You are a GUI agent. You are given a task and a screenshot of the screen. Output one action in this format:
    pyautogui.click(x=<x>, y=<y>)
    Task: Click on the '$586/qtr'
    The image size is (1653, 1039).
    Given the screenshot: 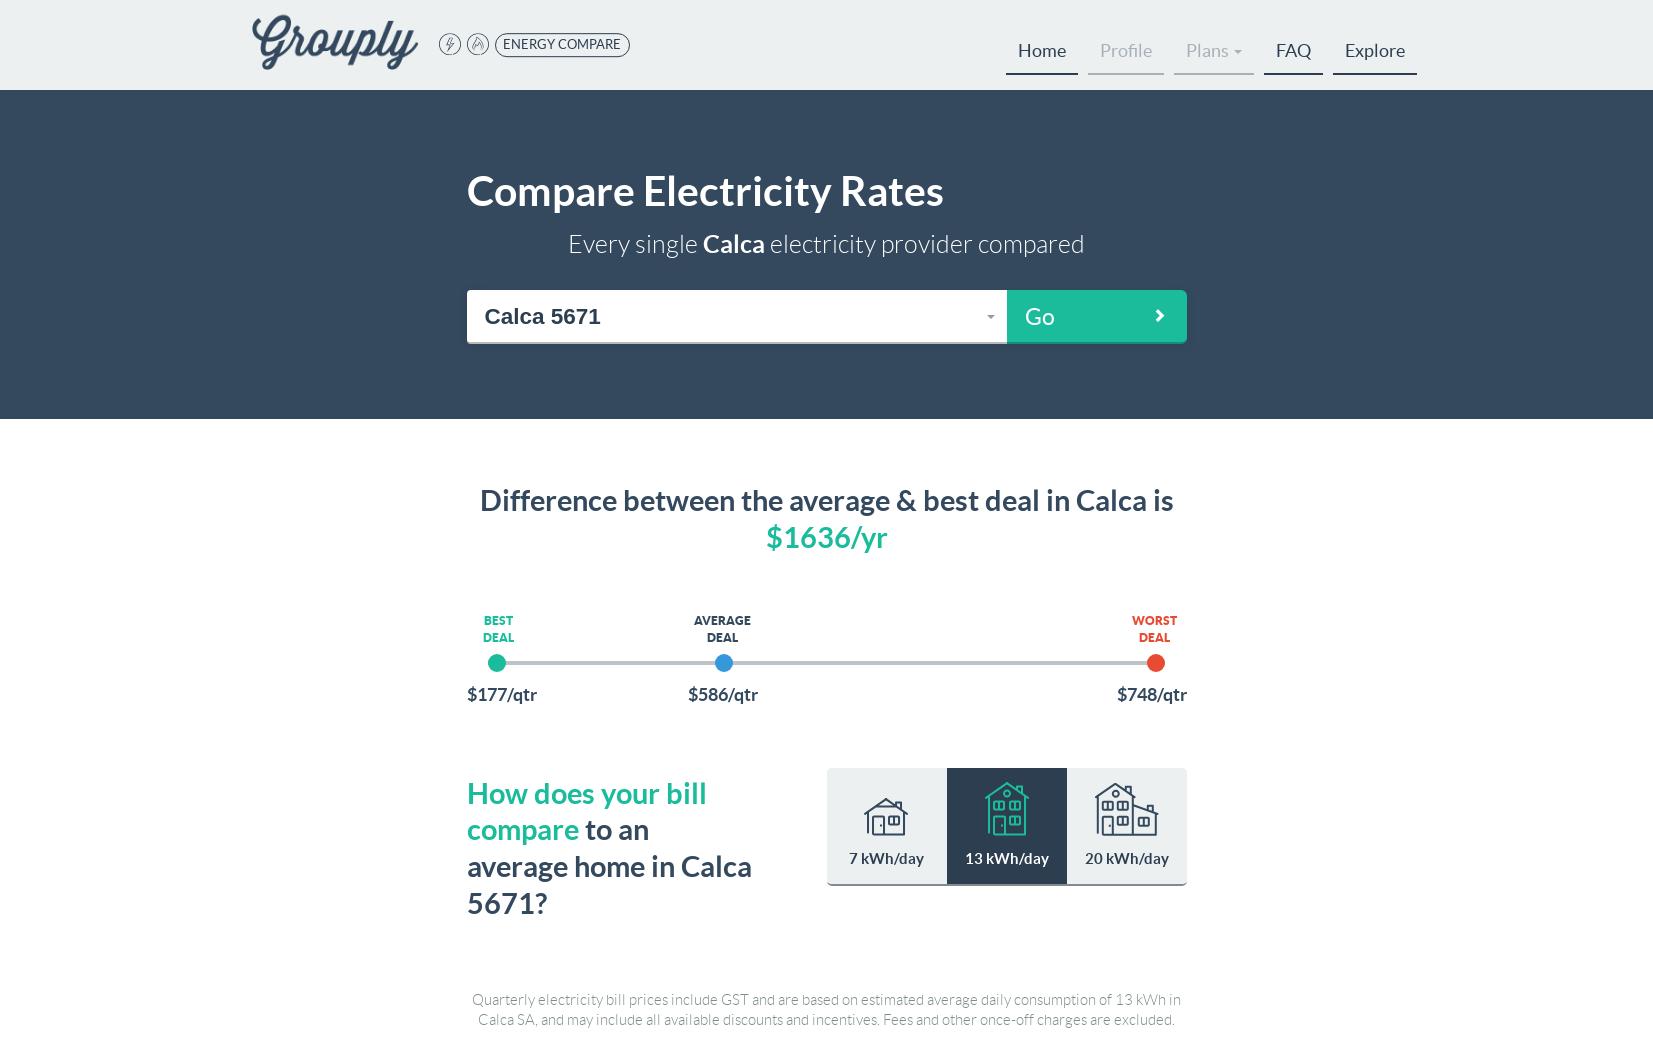 What is the action you would take?
    pyautogui.click(x=721, y=692)
    